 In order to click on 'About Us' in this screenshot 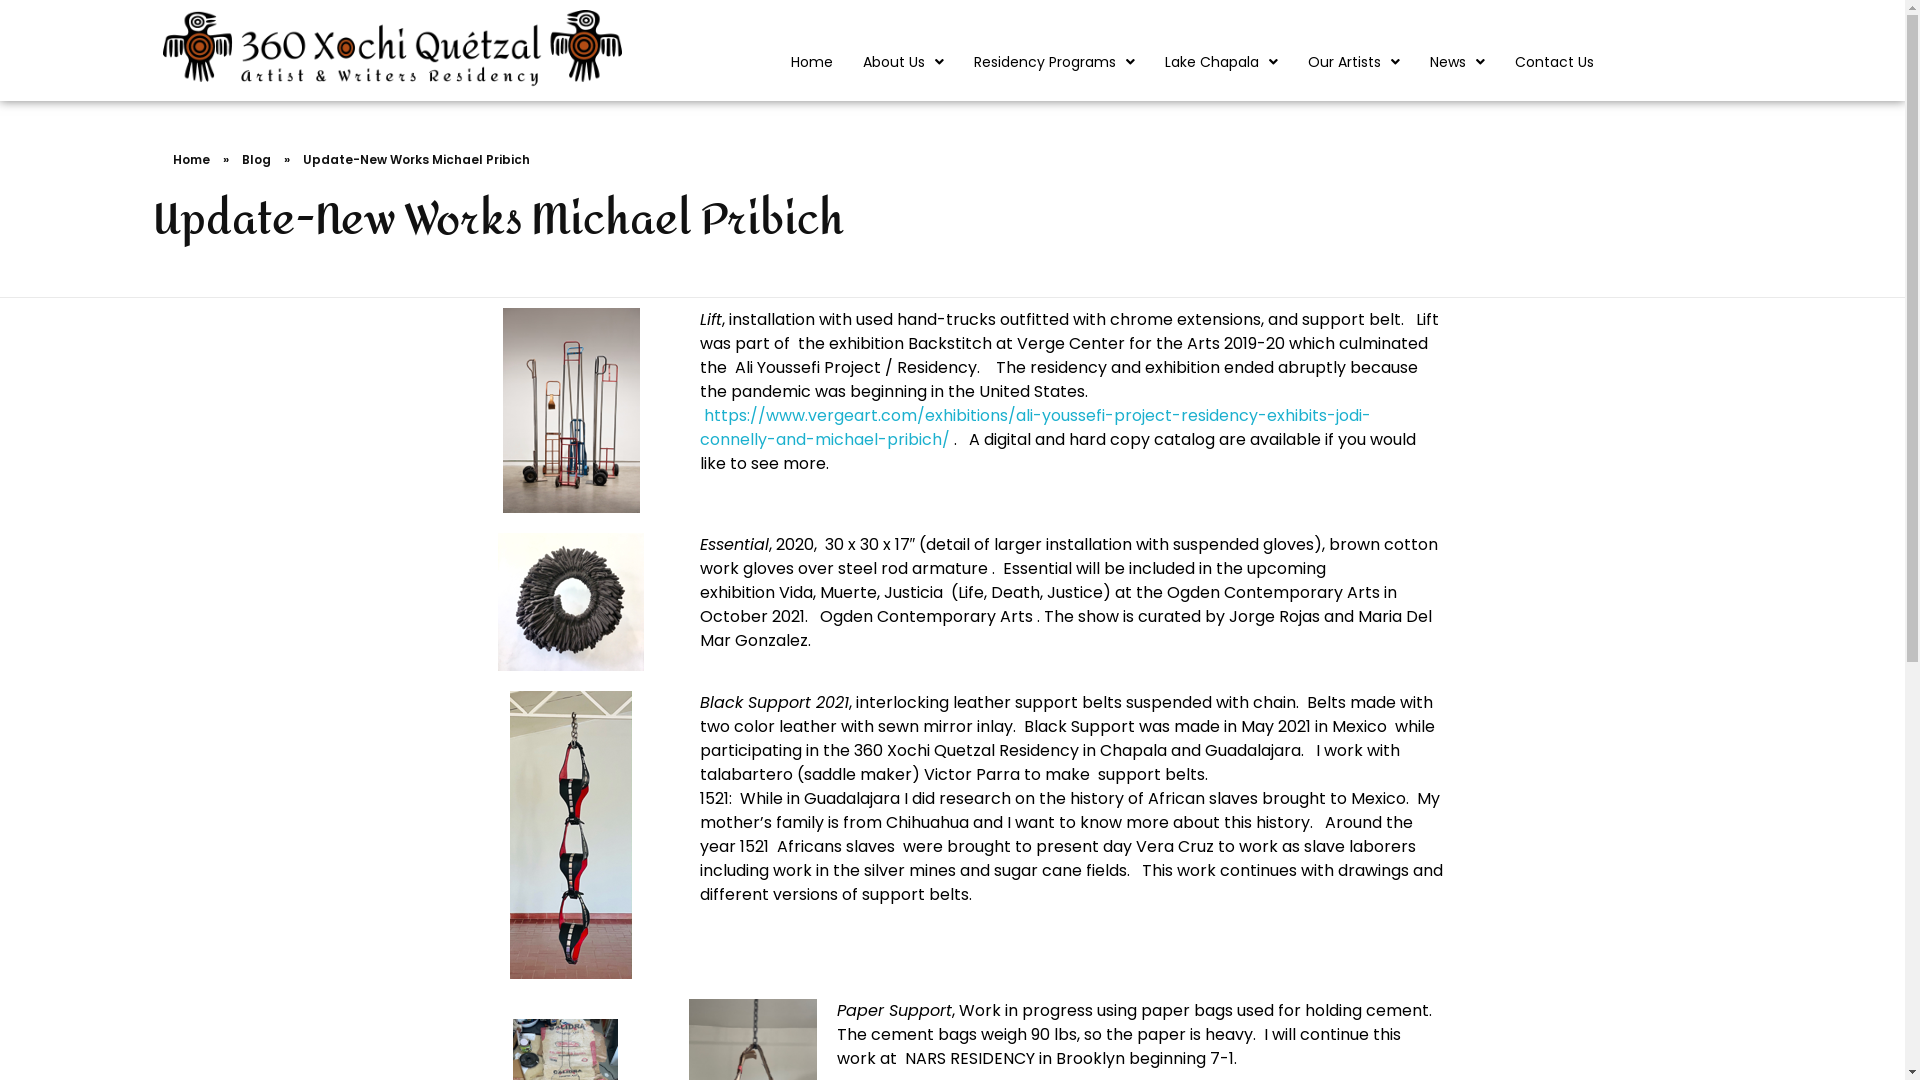, I will do `click(848, 60)`.